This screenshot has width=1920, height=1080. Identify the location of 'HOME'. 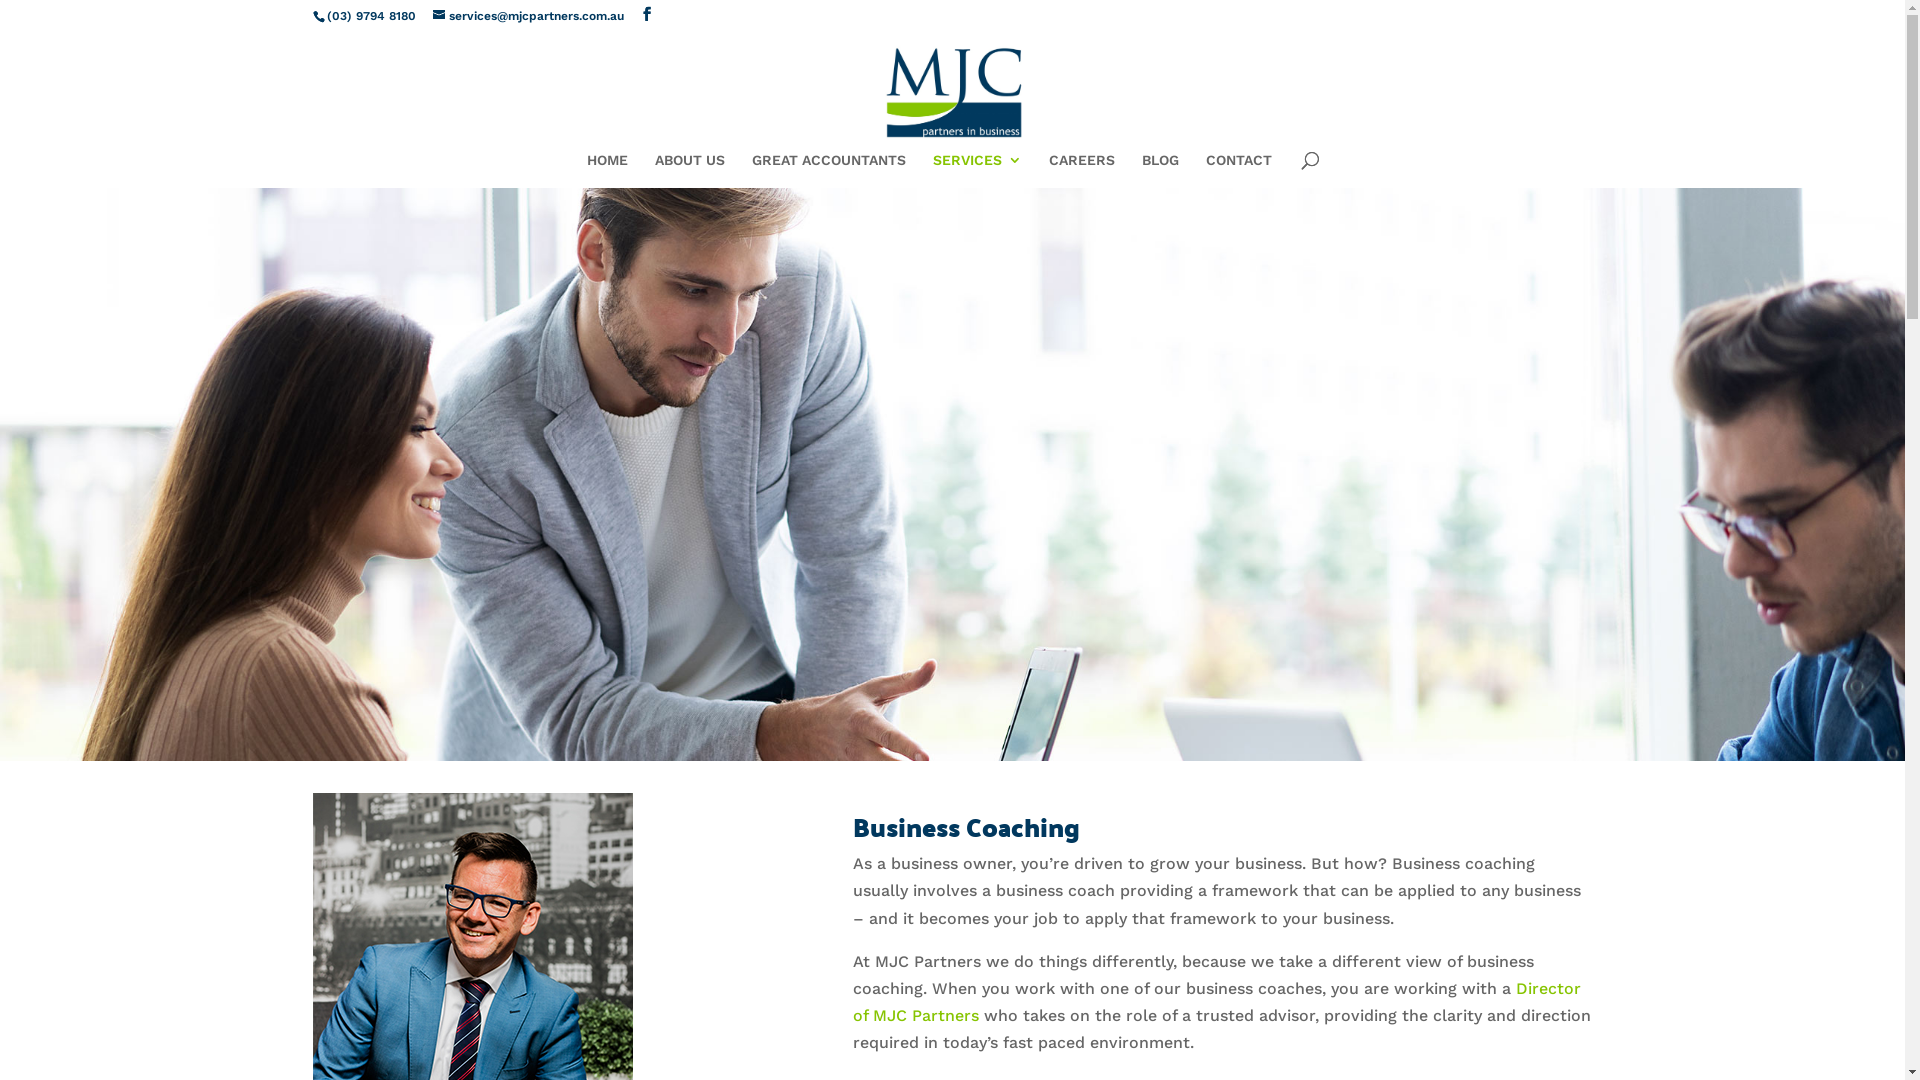
(584, 169).